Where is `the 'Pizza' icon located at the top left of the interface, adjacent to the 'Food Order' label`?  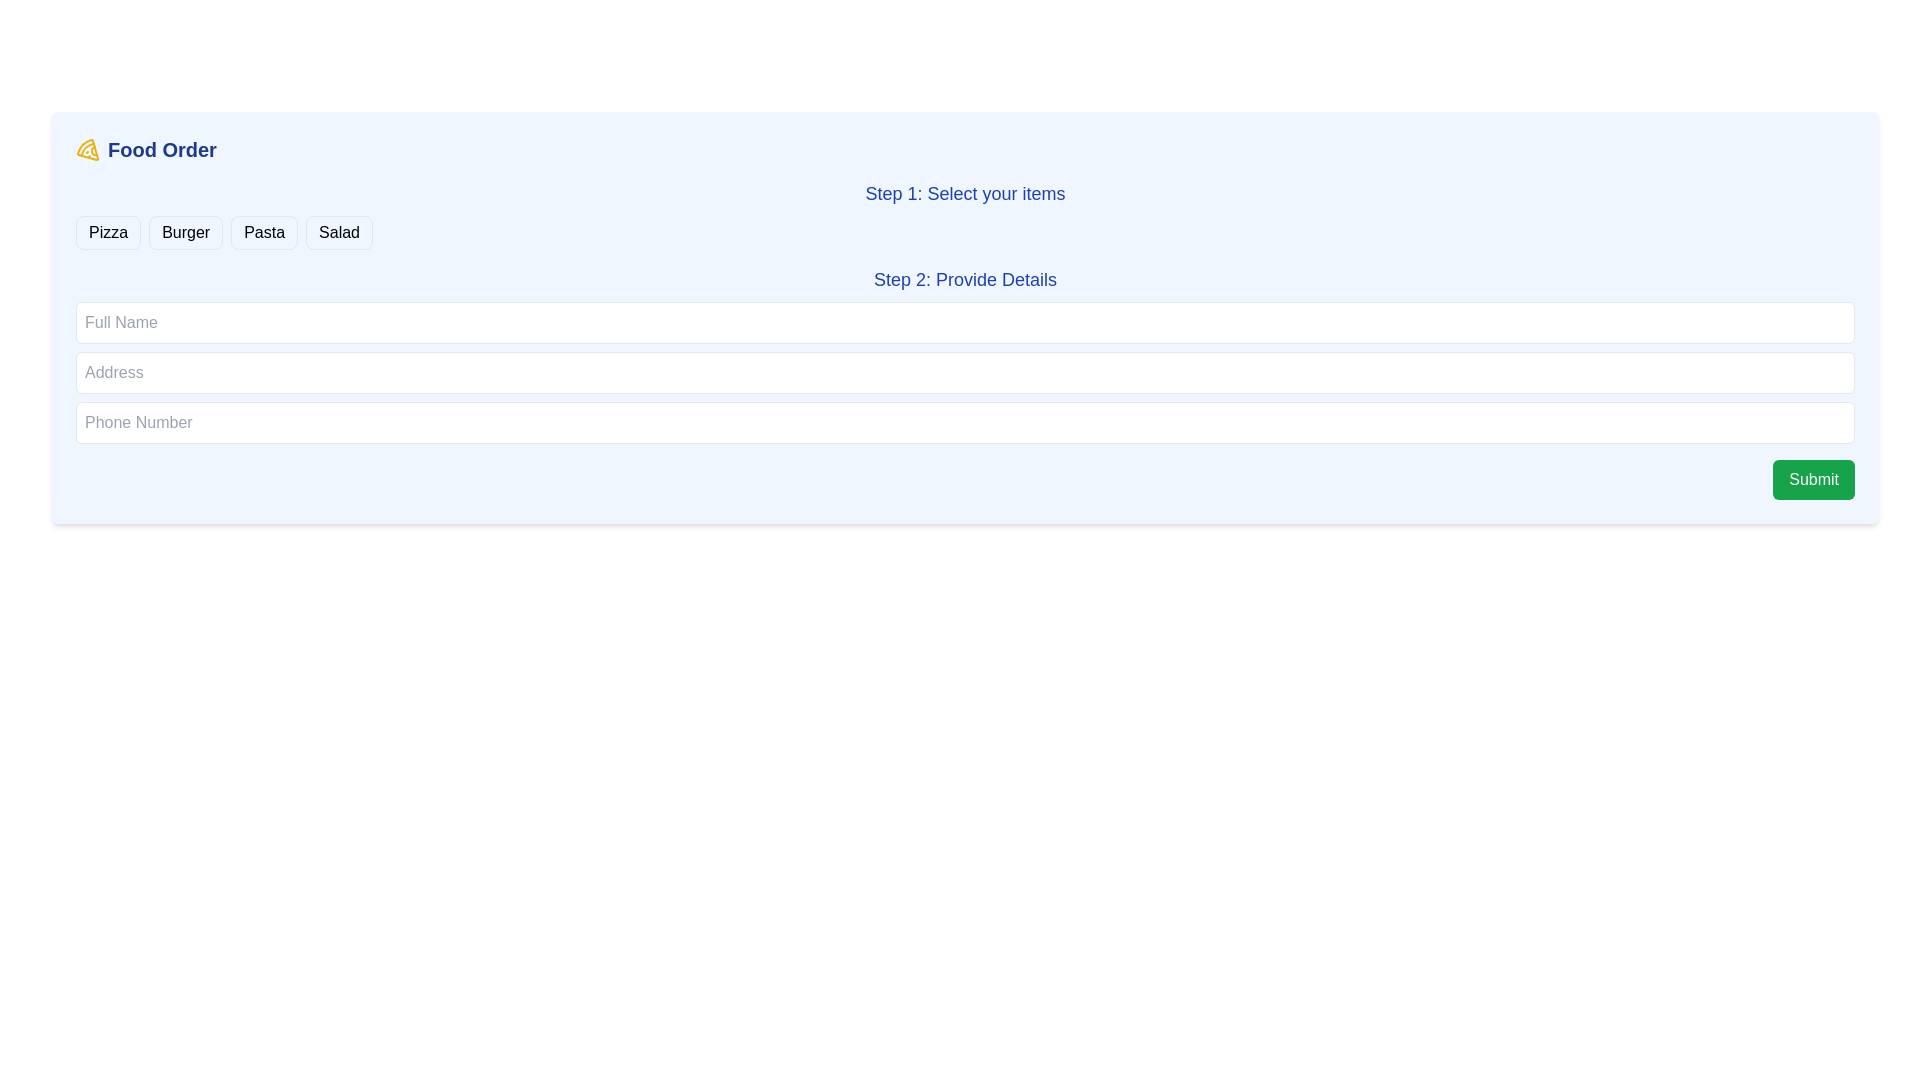 the 'Pizza' icon located at the top left of the interface, adjacent to the 'Food Order' label is located at coordinates (86, 149).